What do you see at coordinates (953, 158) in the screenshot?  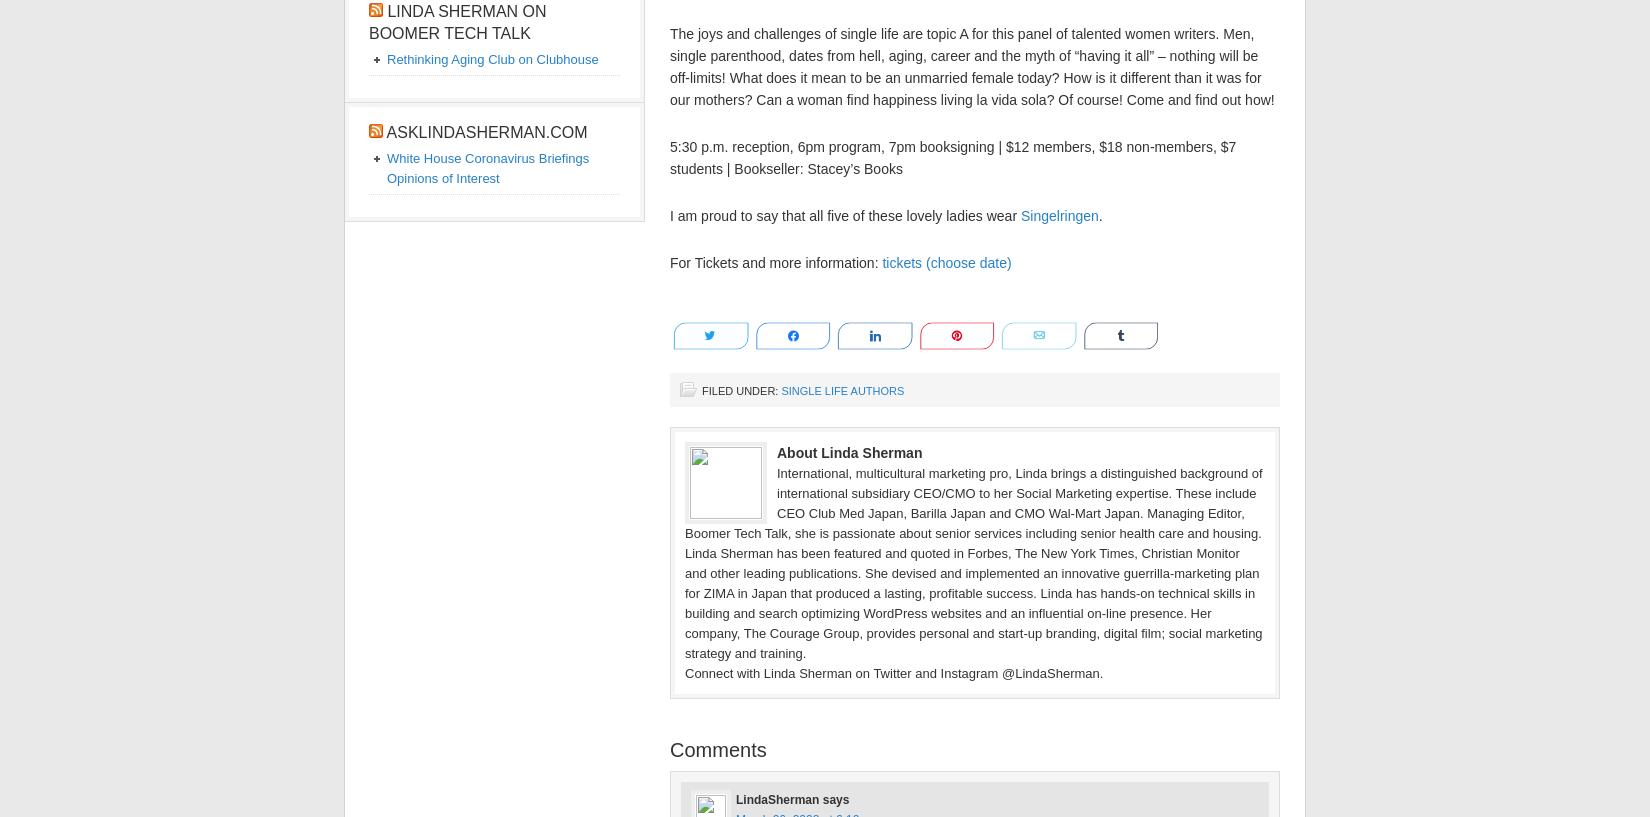 I see `'5:30 p.m. reception, 6pm program, 7pm booksigning | $12 members, $18 non-members, $7 students | Bookseller: Stacey’s Books'` at bounding box center [953, 158].